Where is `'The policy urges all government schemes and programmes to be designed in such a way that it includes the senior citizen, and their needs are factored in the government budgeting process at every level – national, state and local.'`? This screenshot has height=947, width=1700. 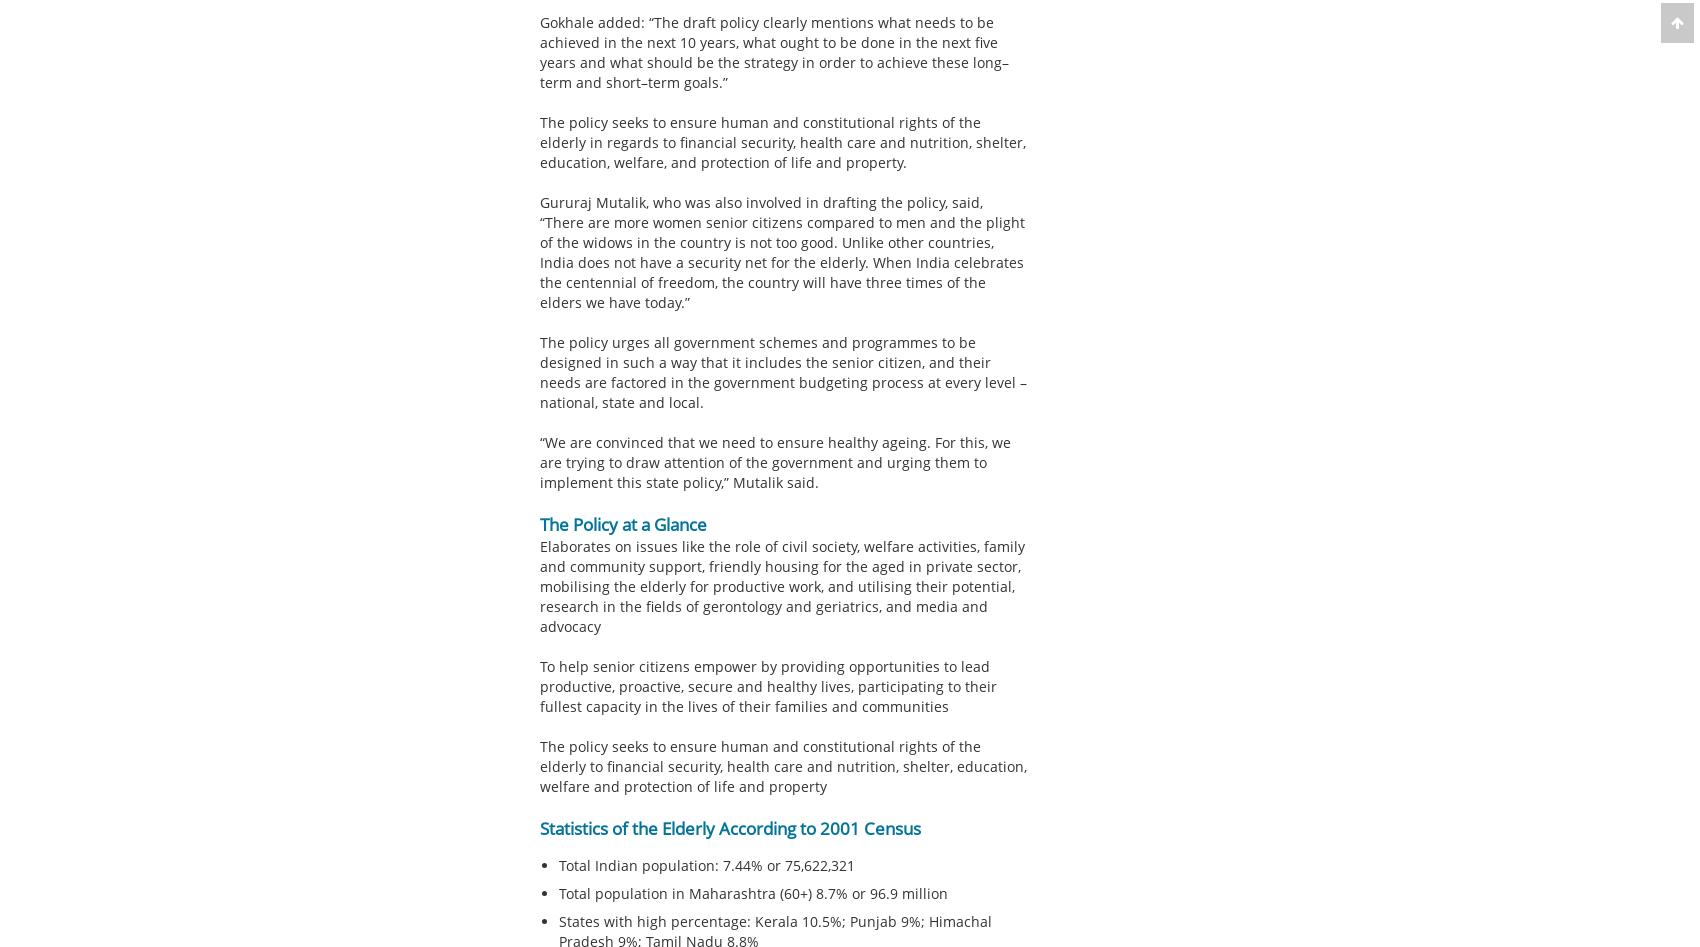 'The policy urges all government schemes and programmes to be designed in such a way that it includes the senior citizen, and their needs are factored in the government budgeting process at every level – national, state and local.' is located at coordinates (781, 371).